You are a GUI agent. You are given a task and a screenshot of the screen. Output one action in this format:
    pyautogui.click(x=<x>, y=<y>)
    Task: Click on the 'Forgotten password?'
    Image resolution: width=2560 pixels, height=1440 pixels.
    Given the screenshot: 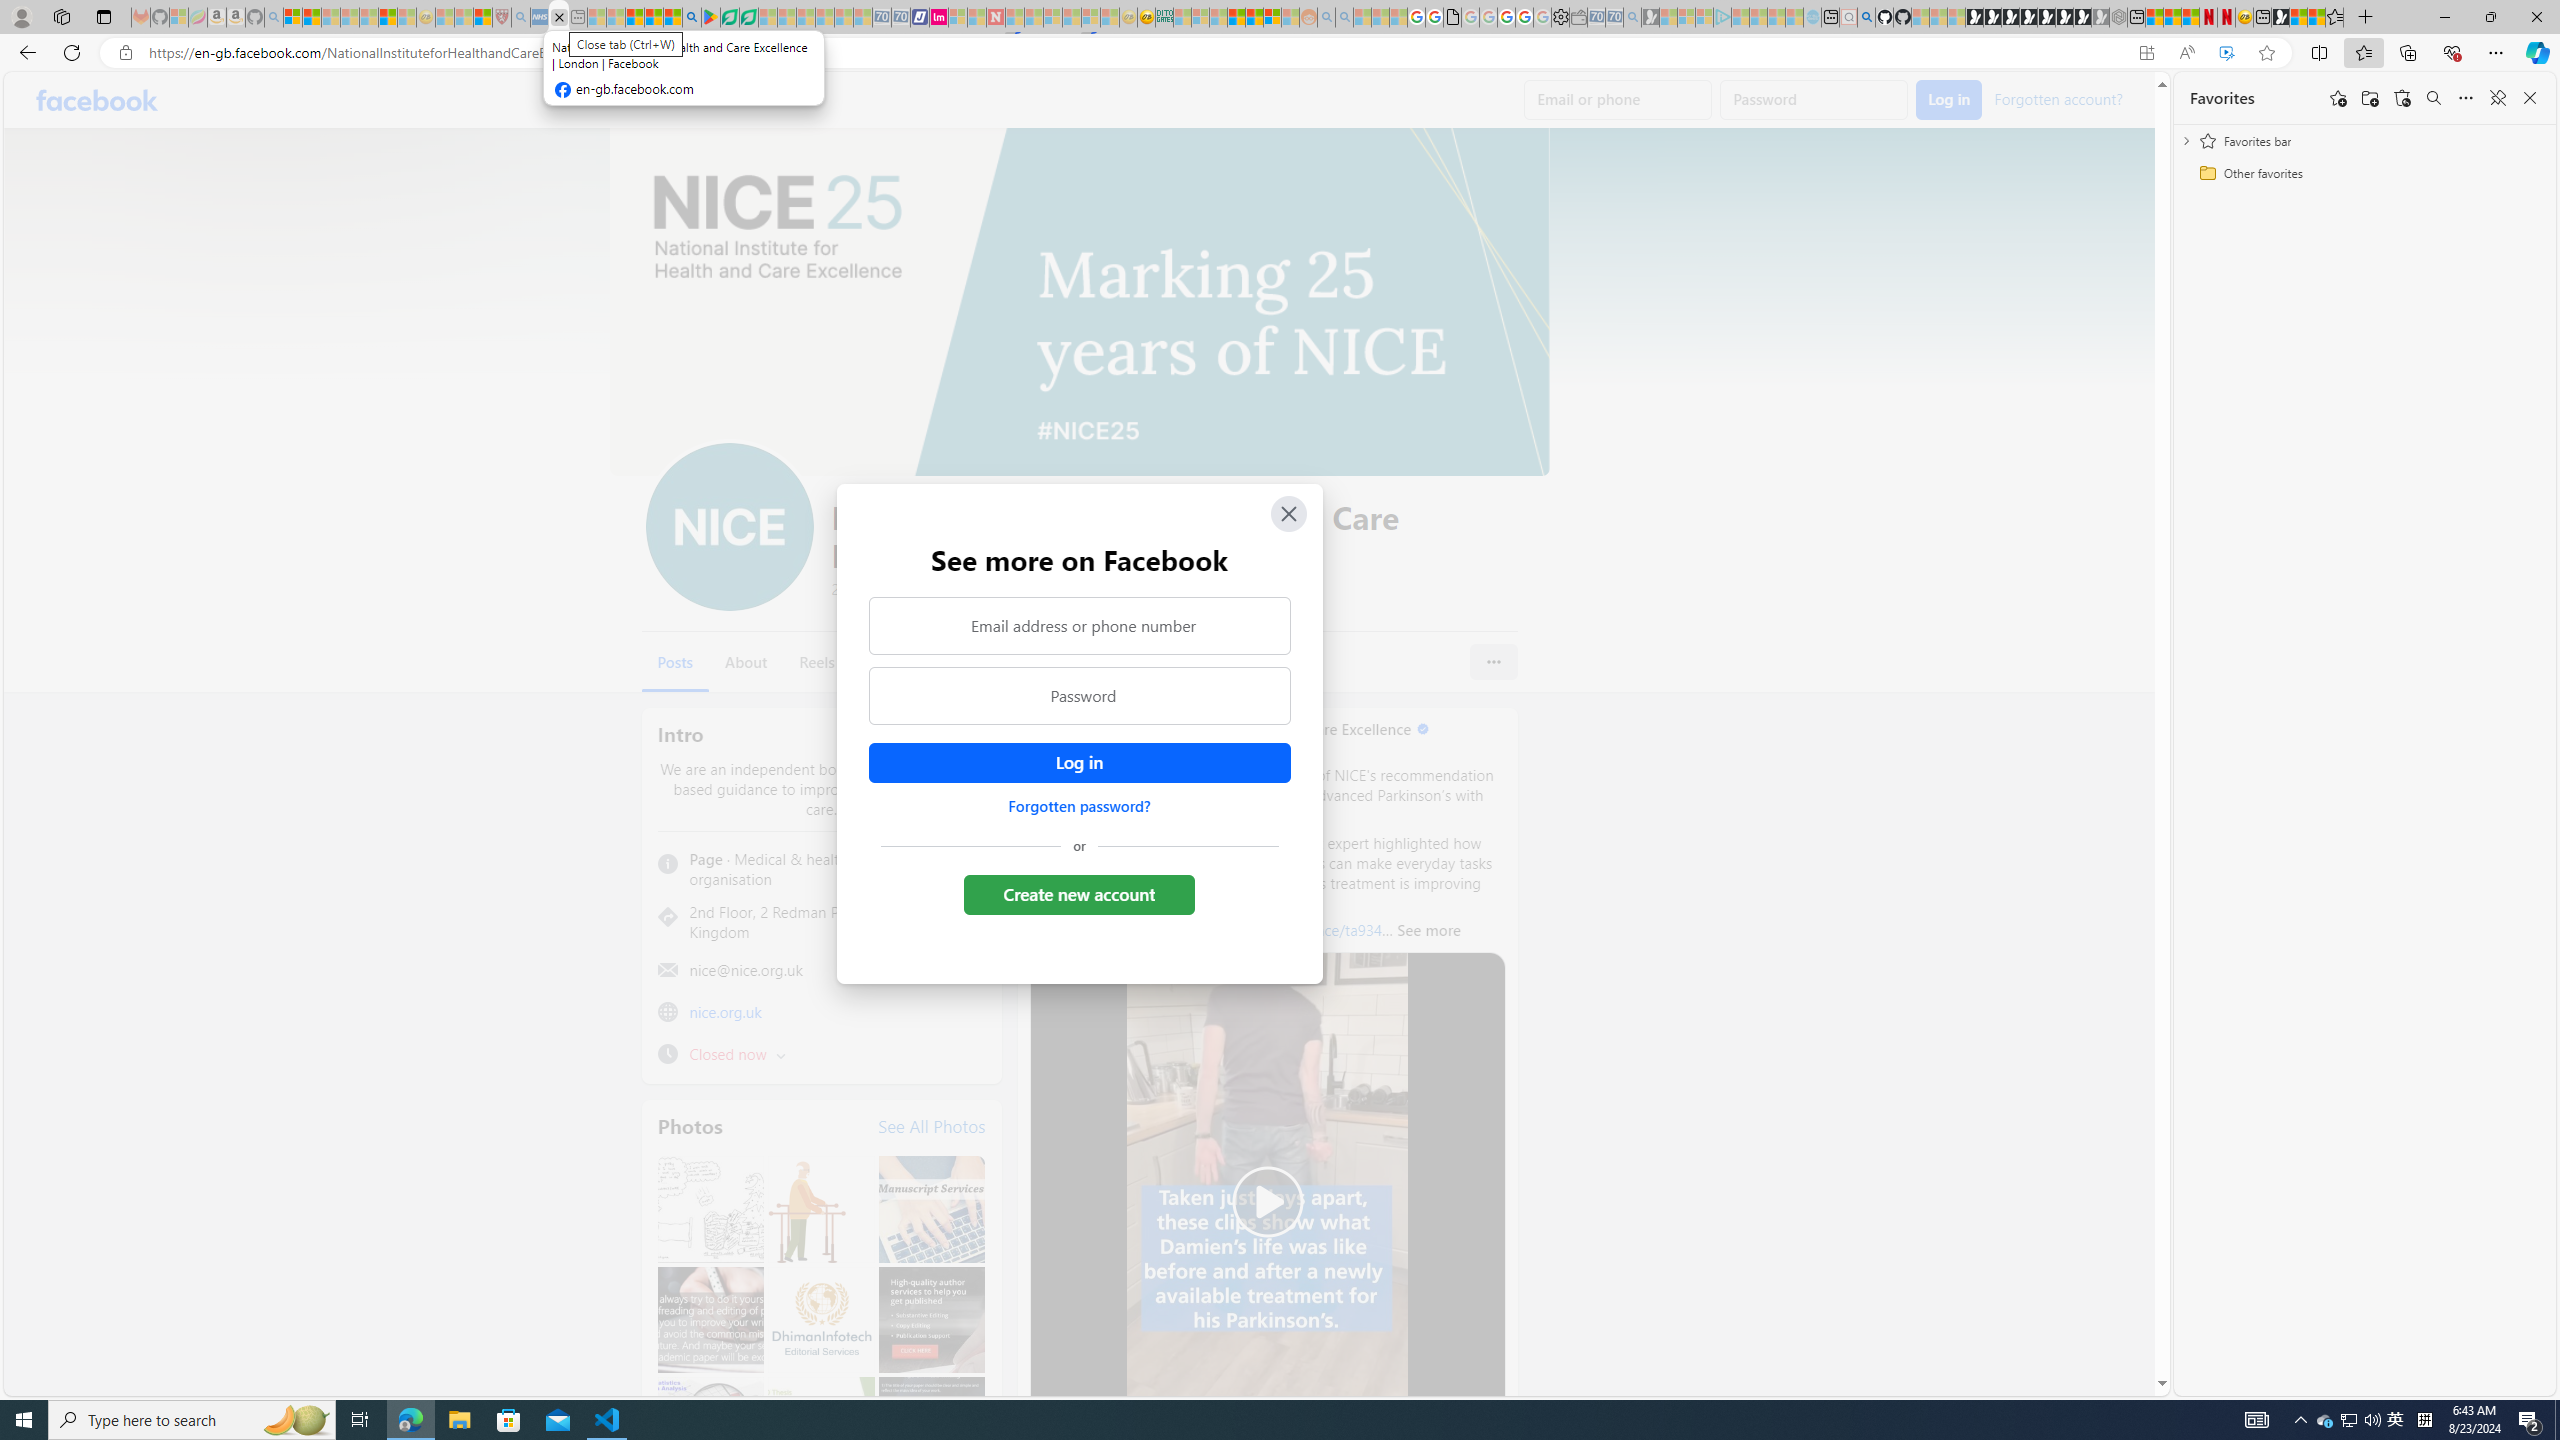 What is the action you would take?
    pyautogui.click(x=1079, y=805)
    